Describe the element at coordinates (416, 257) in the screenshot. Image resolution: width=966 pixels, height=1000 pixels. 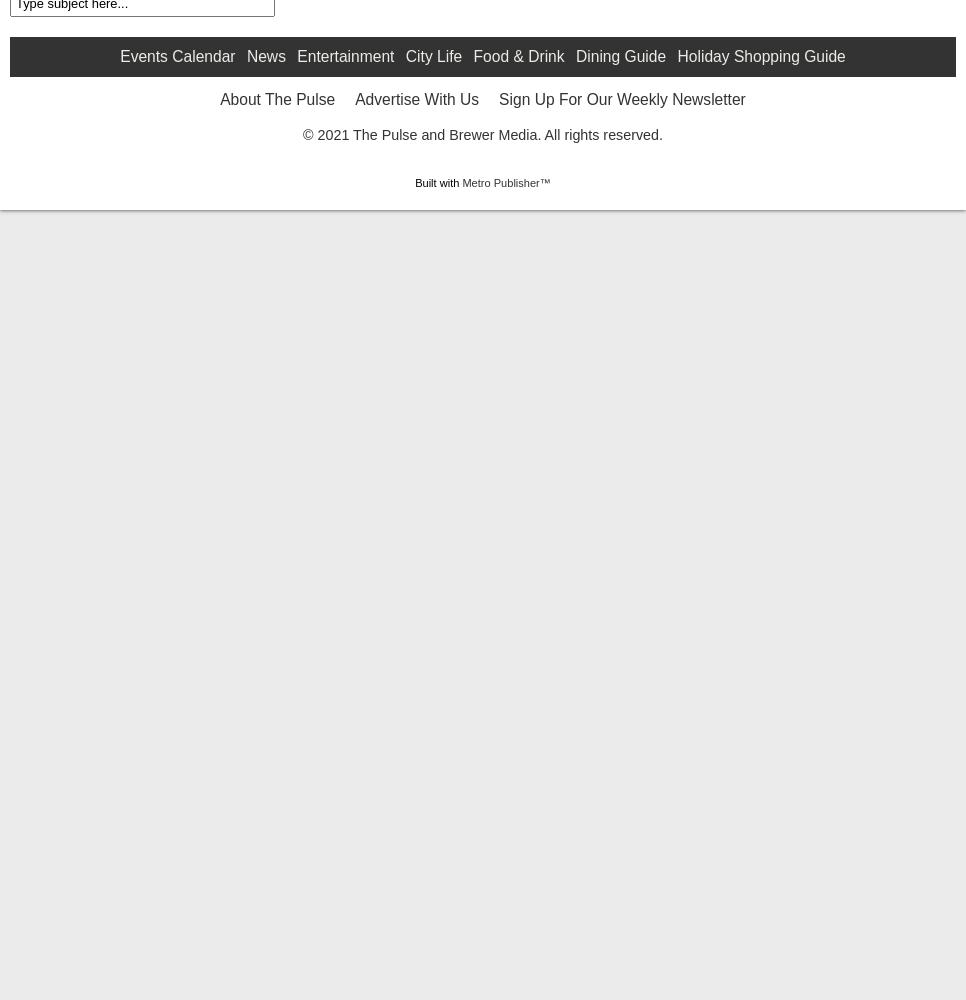
I see `'Advertise With Us'` at that location.